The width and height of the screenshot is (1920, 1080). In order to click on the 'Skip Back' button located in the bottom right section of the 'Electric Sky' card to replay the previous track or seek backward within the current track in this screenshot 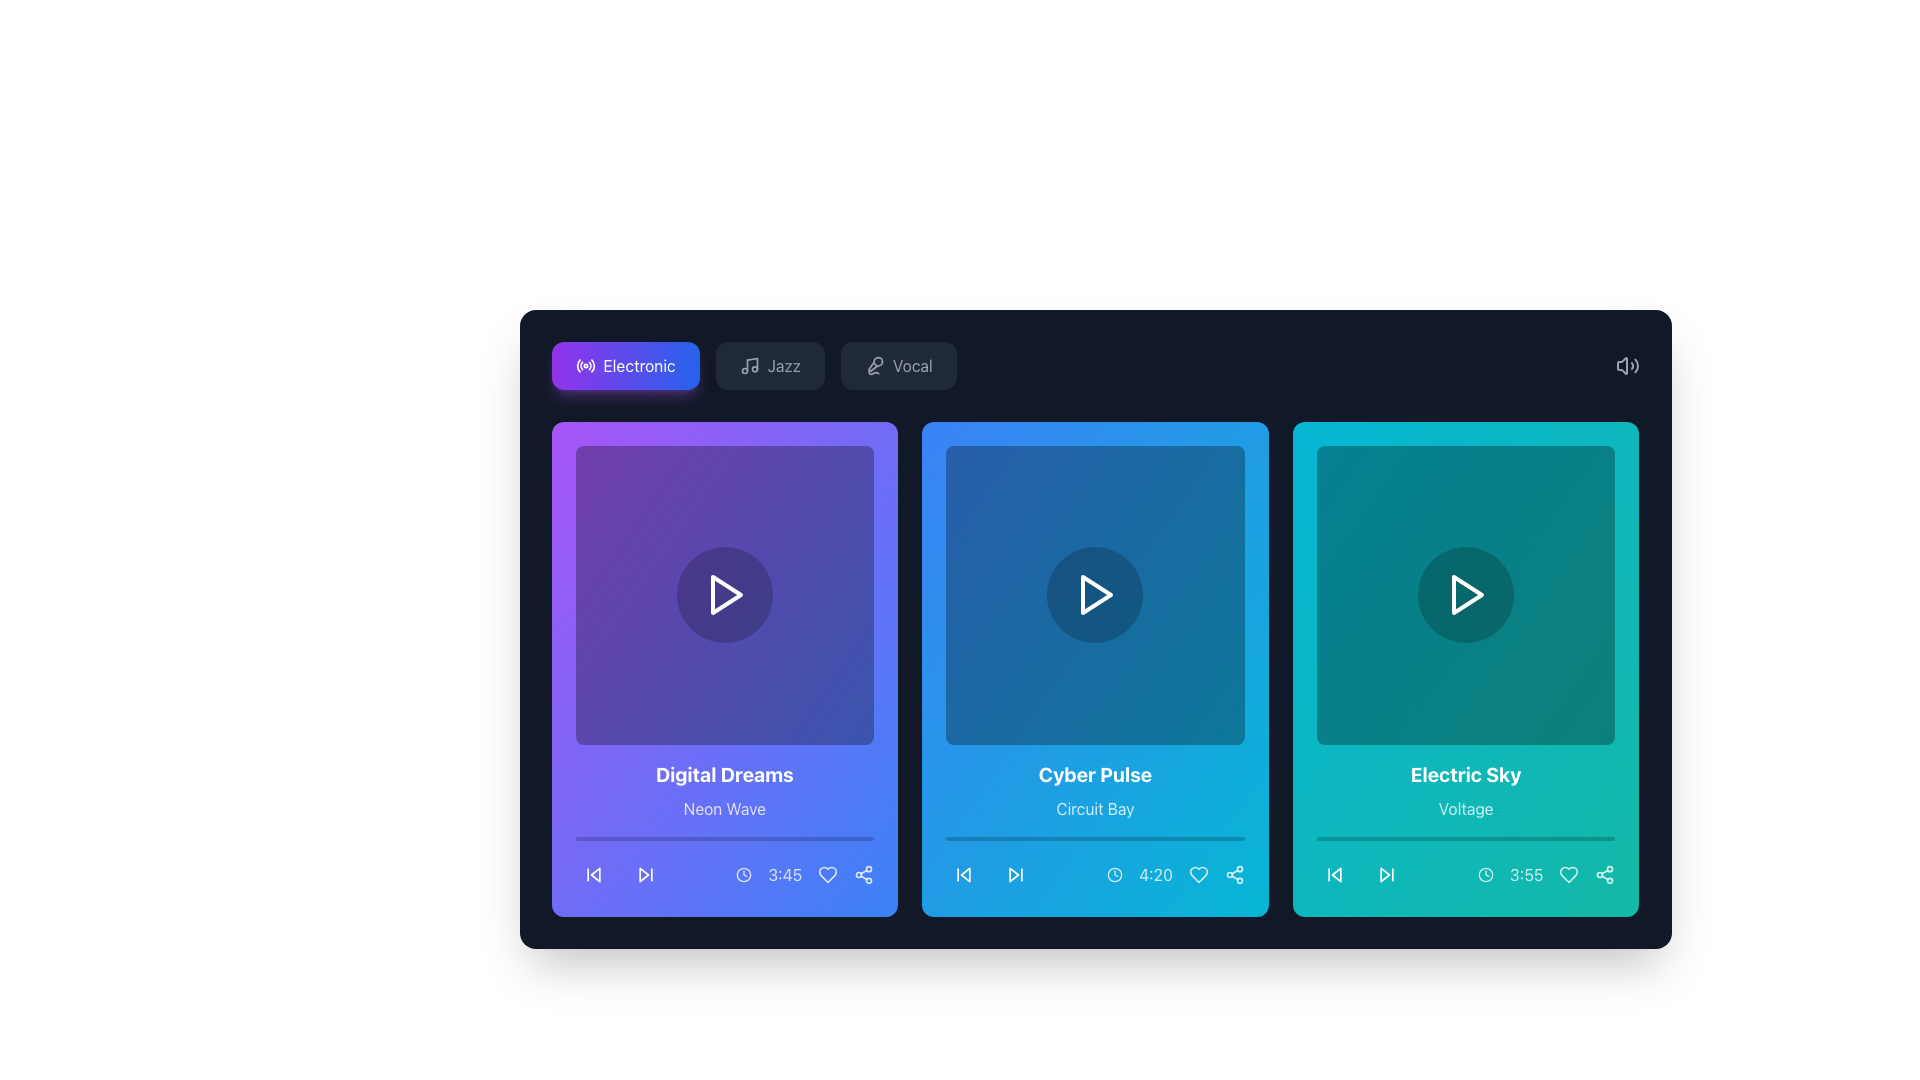, I will do `click(1334, 873)`.